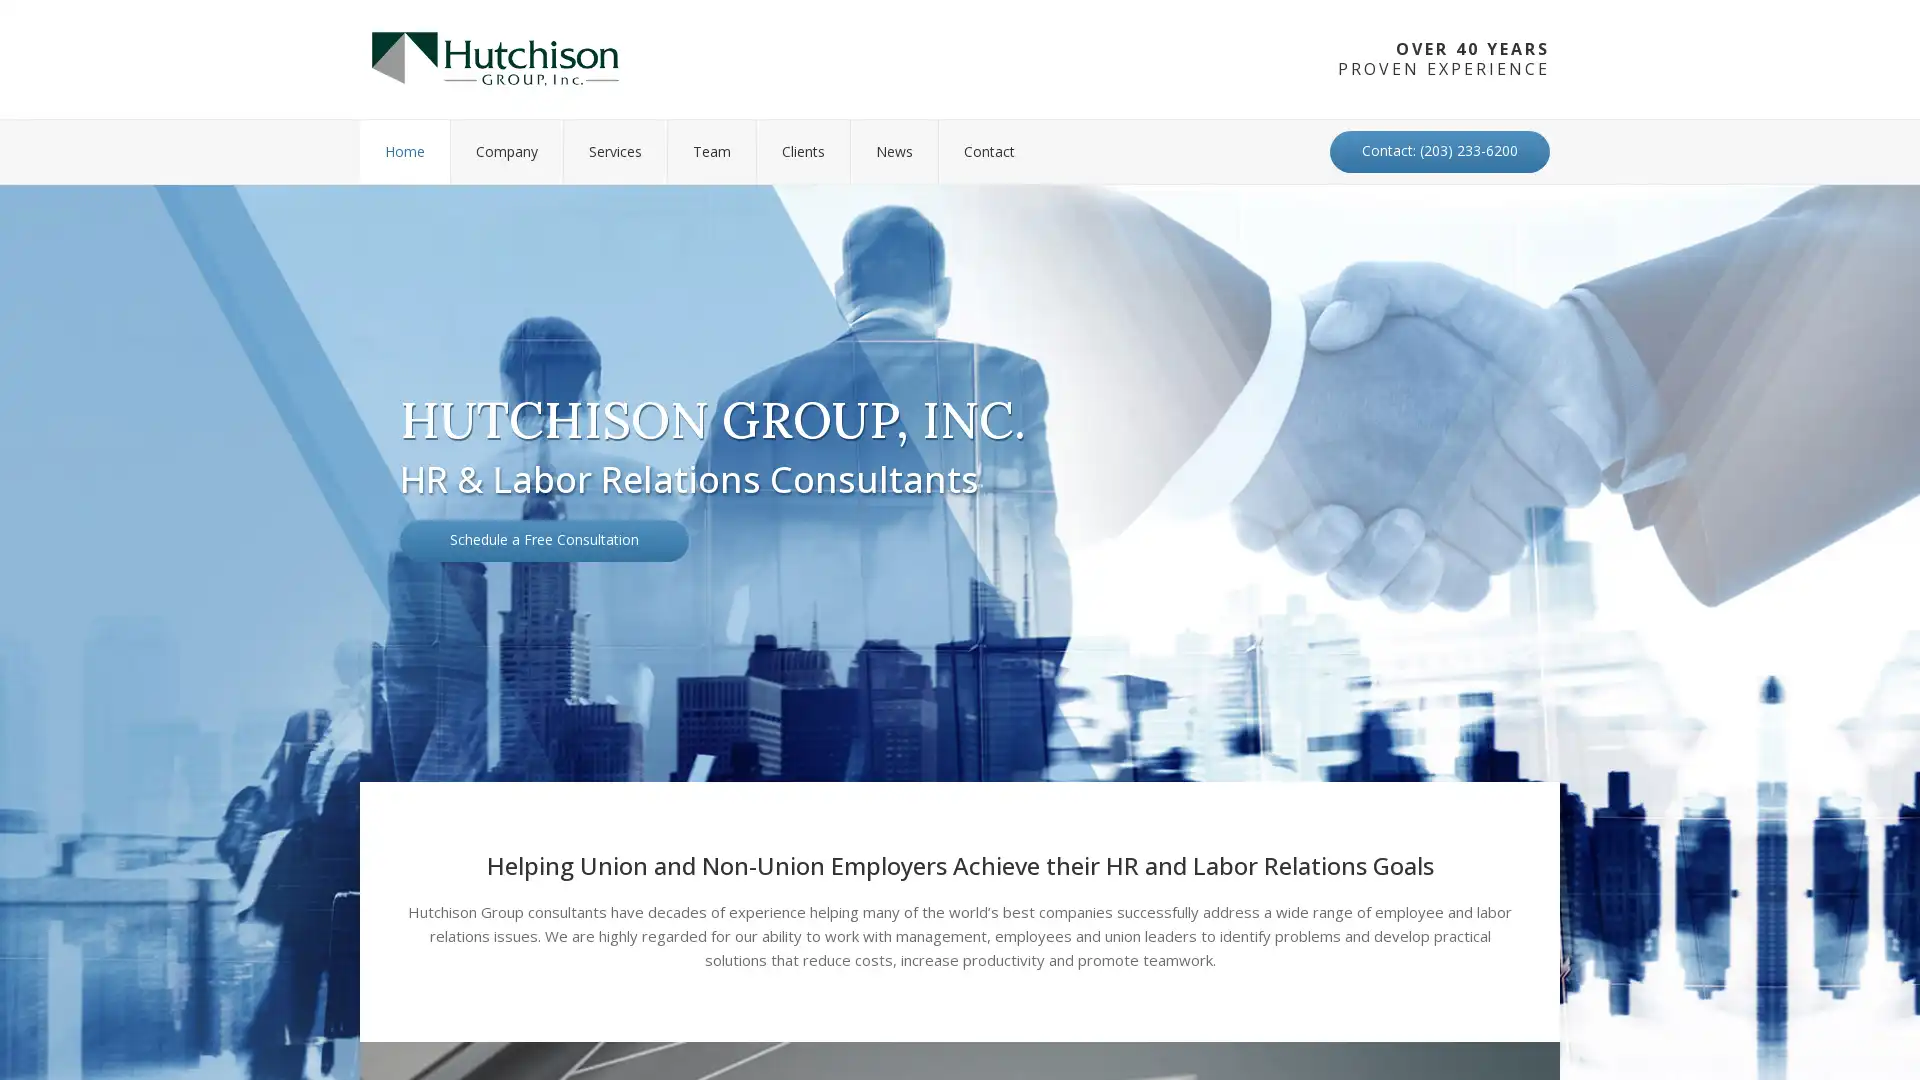 This screenshot has height=1080, width=1920. What do you see at coordinates (1440, 150) in the screenshot?
I see `Contact: (203) 233-6200` at bounding box center [1440, 150].